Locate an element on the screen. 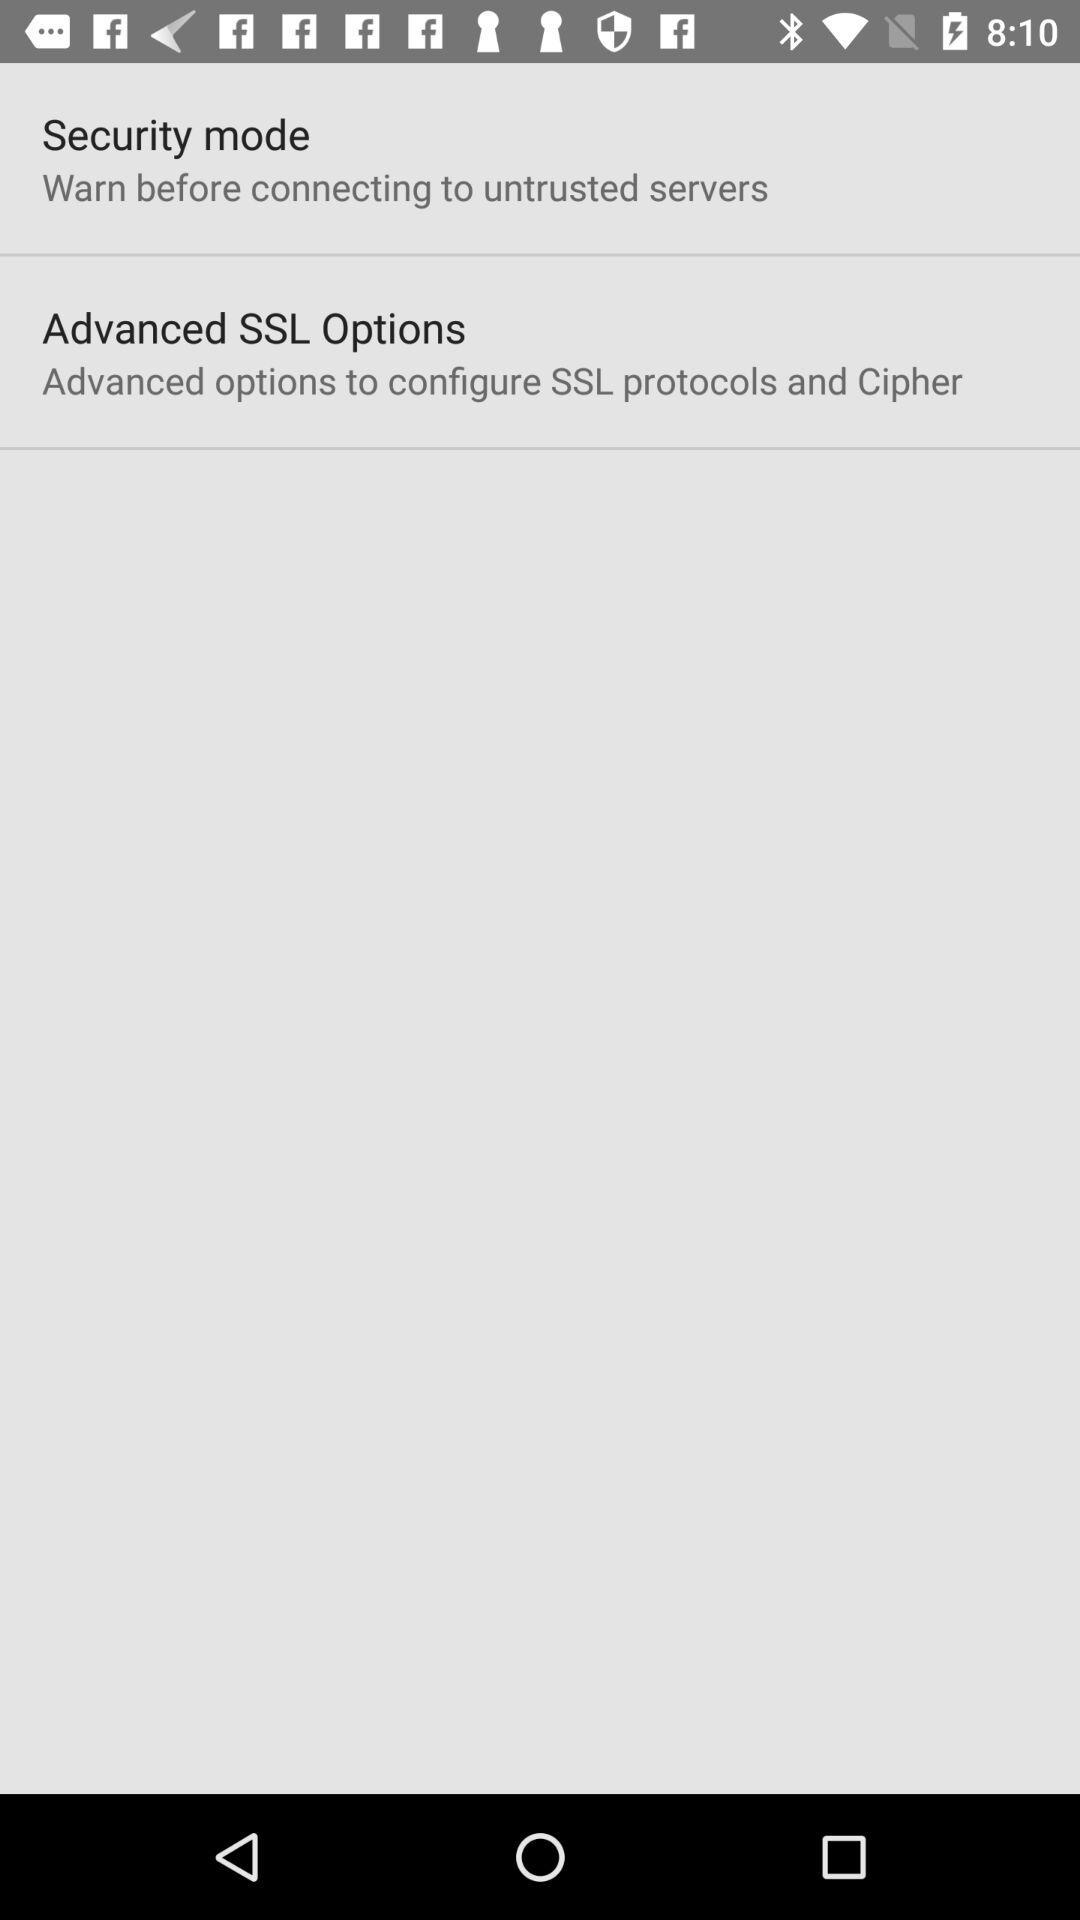  the icon below the security mode item is located at coordinates (405, 186).